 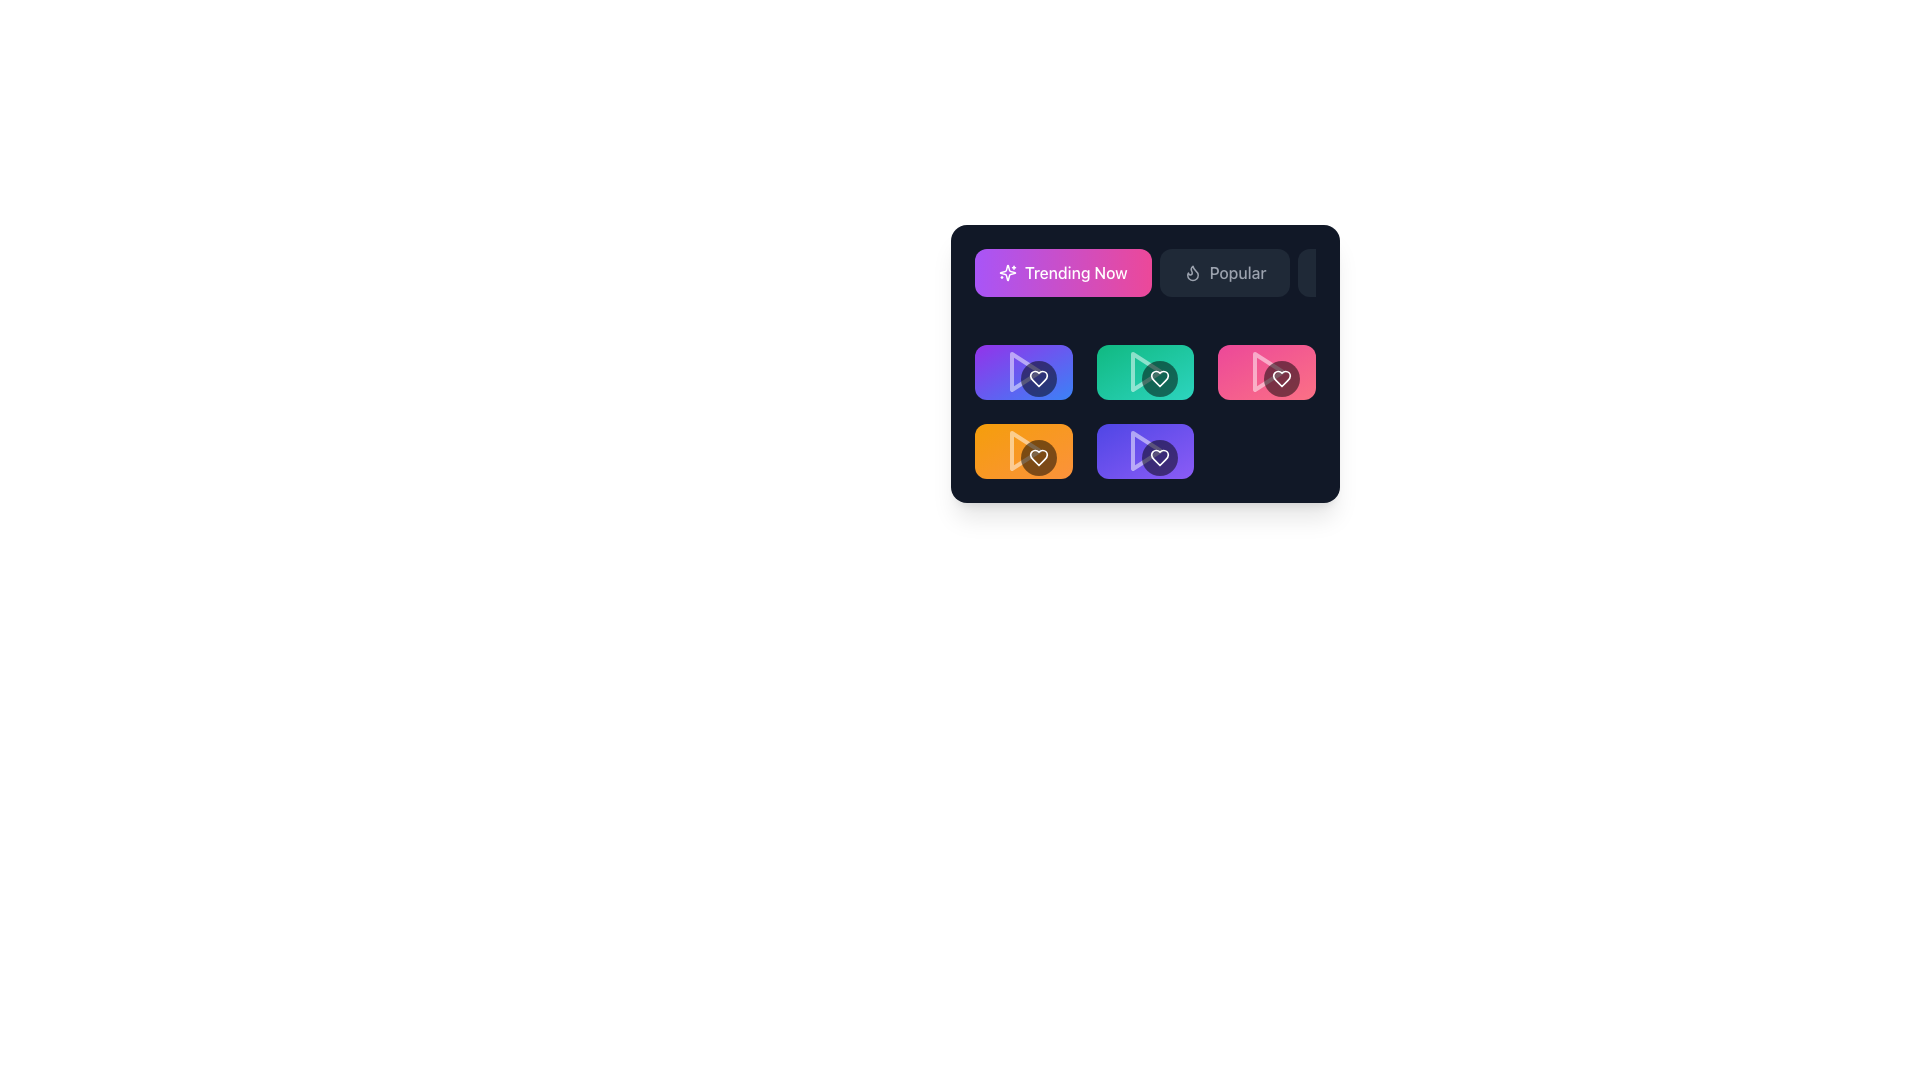 What do you see at coordinates (1192, 273) in the screenshot?
I see `the flame icon located in the navigation bar adjacent to the 'Popular' text button` at bounding box center [1192, 273].